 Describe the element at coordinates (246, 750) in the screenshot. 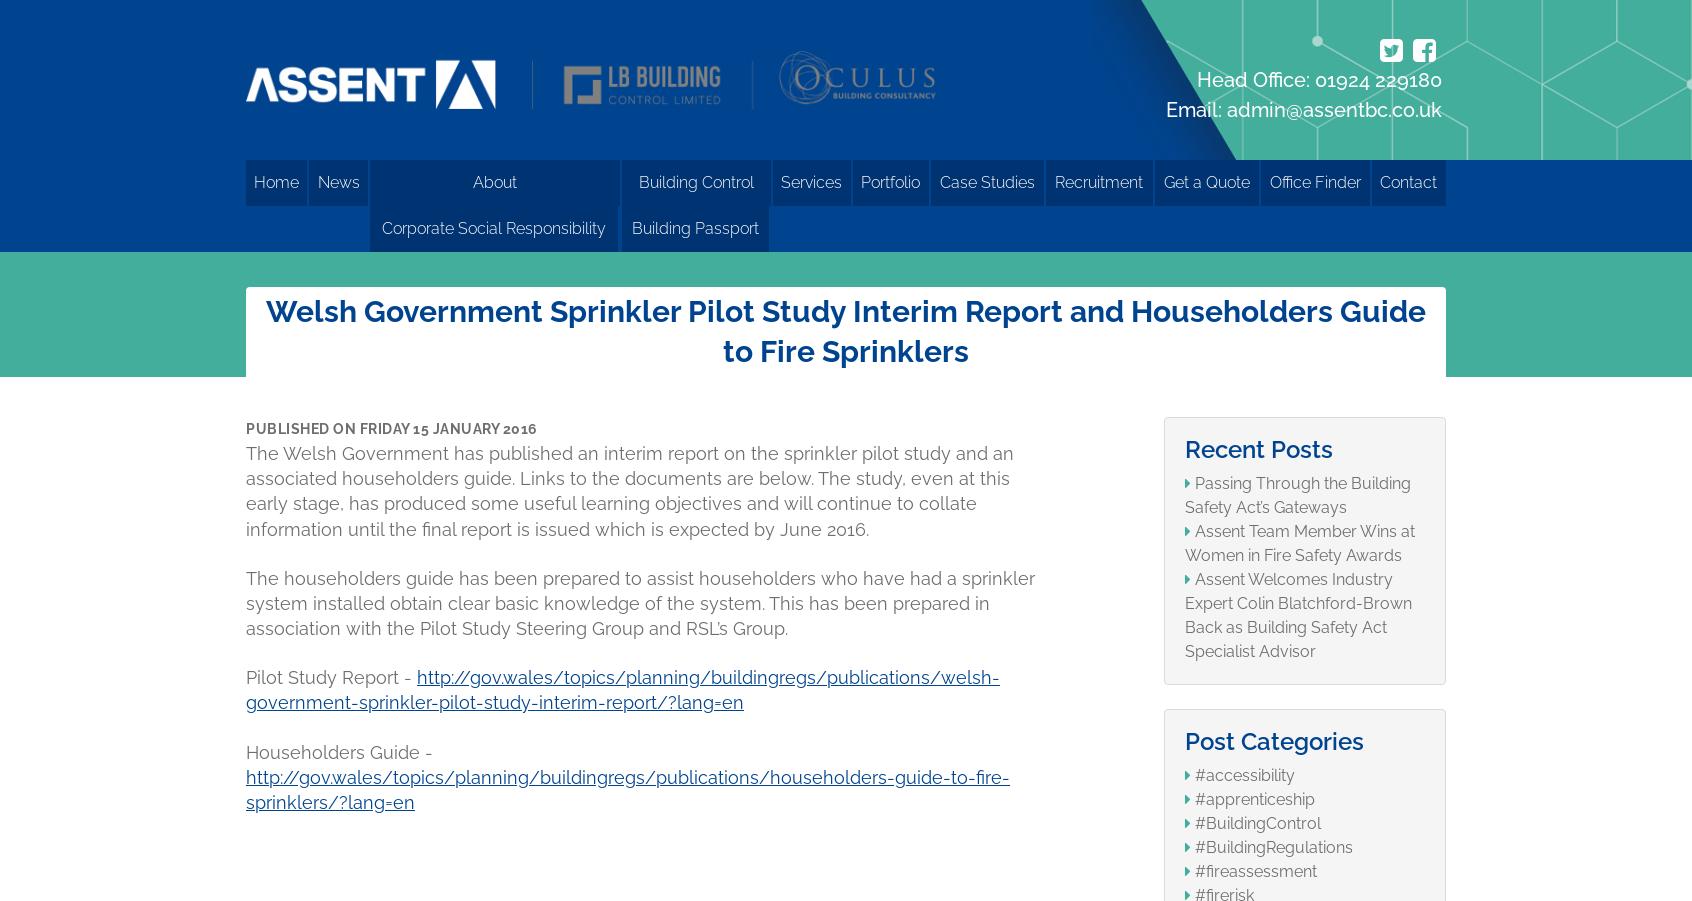

I see `'Householders Guide -'` at that location.